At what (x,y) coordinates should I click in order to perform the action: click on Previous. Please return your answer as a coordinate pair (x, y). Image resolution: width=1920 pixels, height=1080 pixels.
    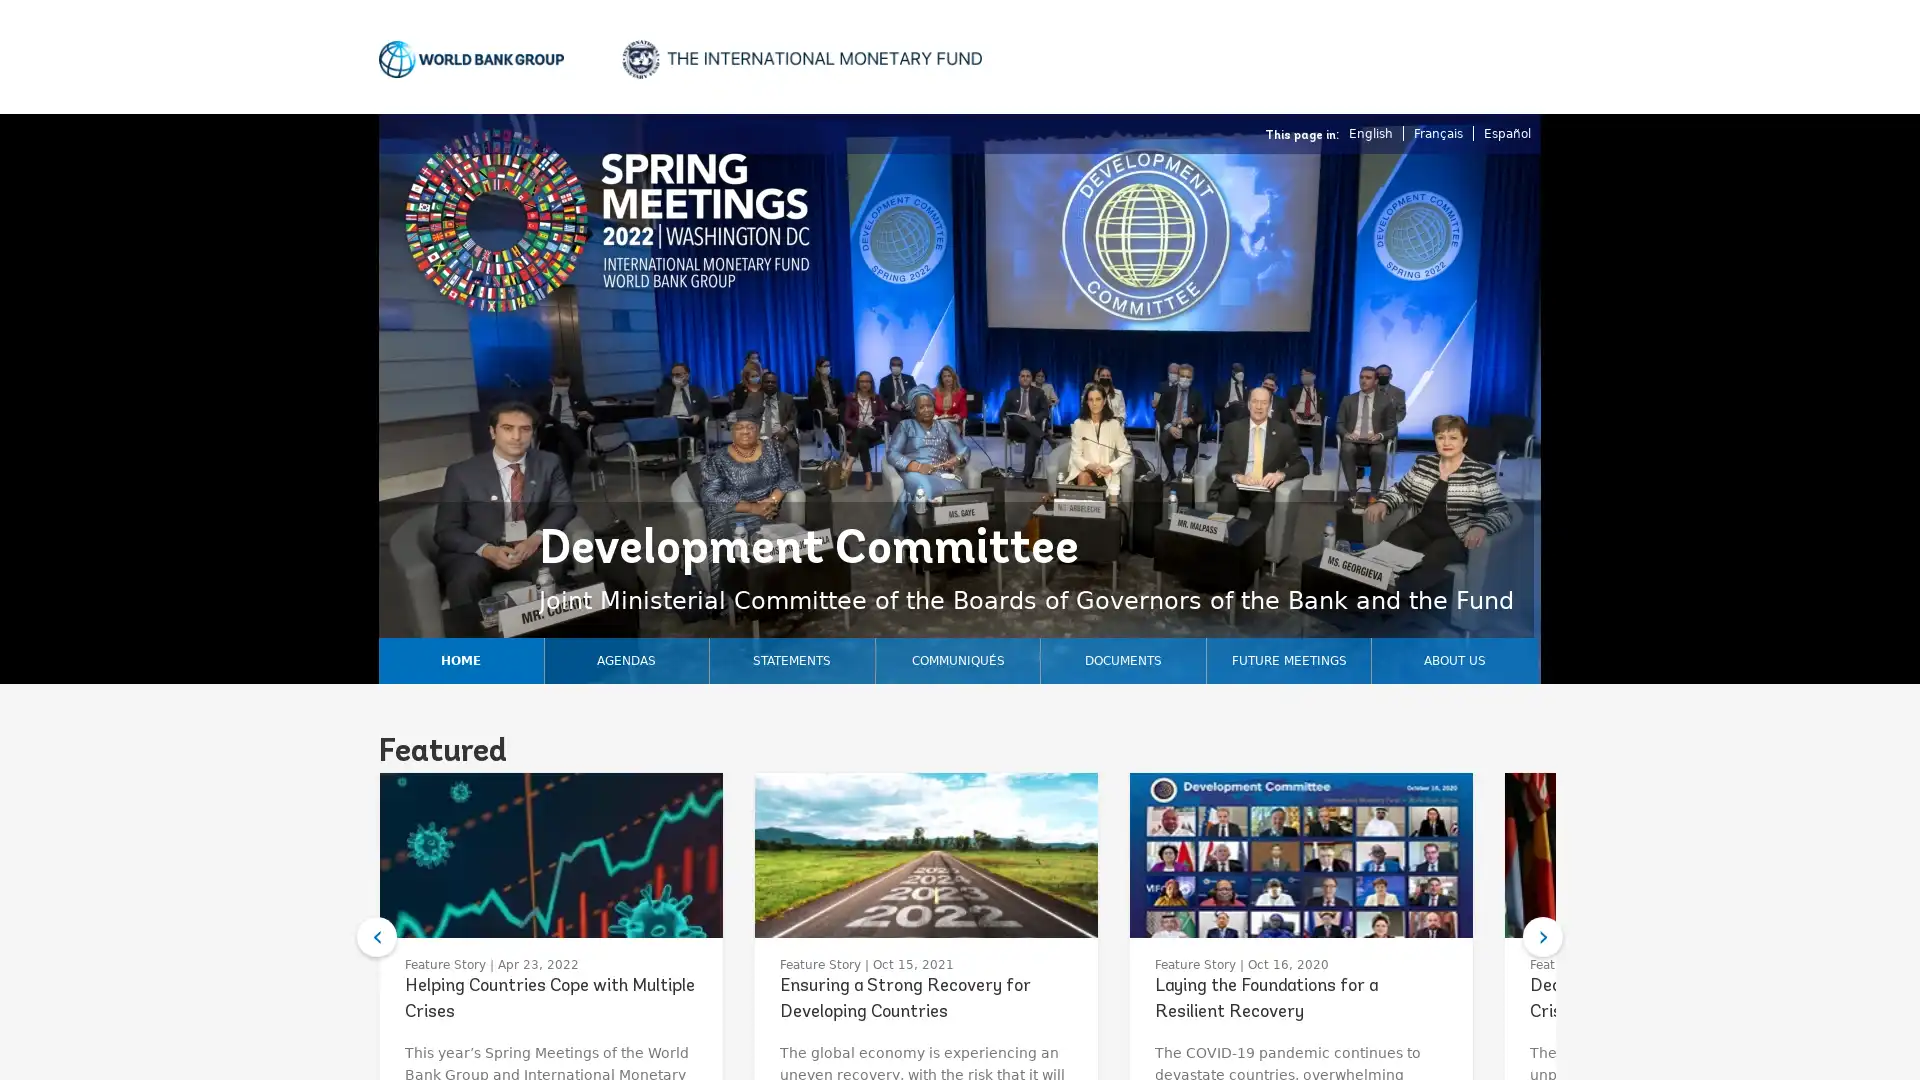
    Looking at the image, I should click on (377, 937).